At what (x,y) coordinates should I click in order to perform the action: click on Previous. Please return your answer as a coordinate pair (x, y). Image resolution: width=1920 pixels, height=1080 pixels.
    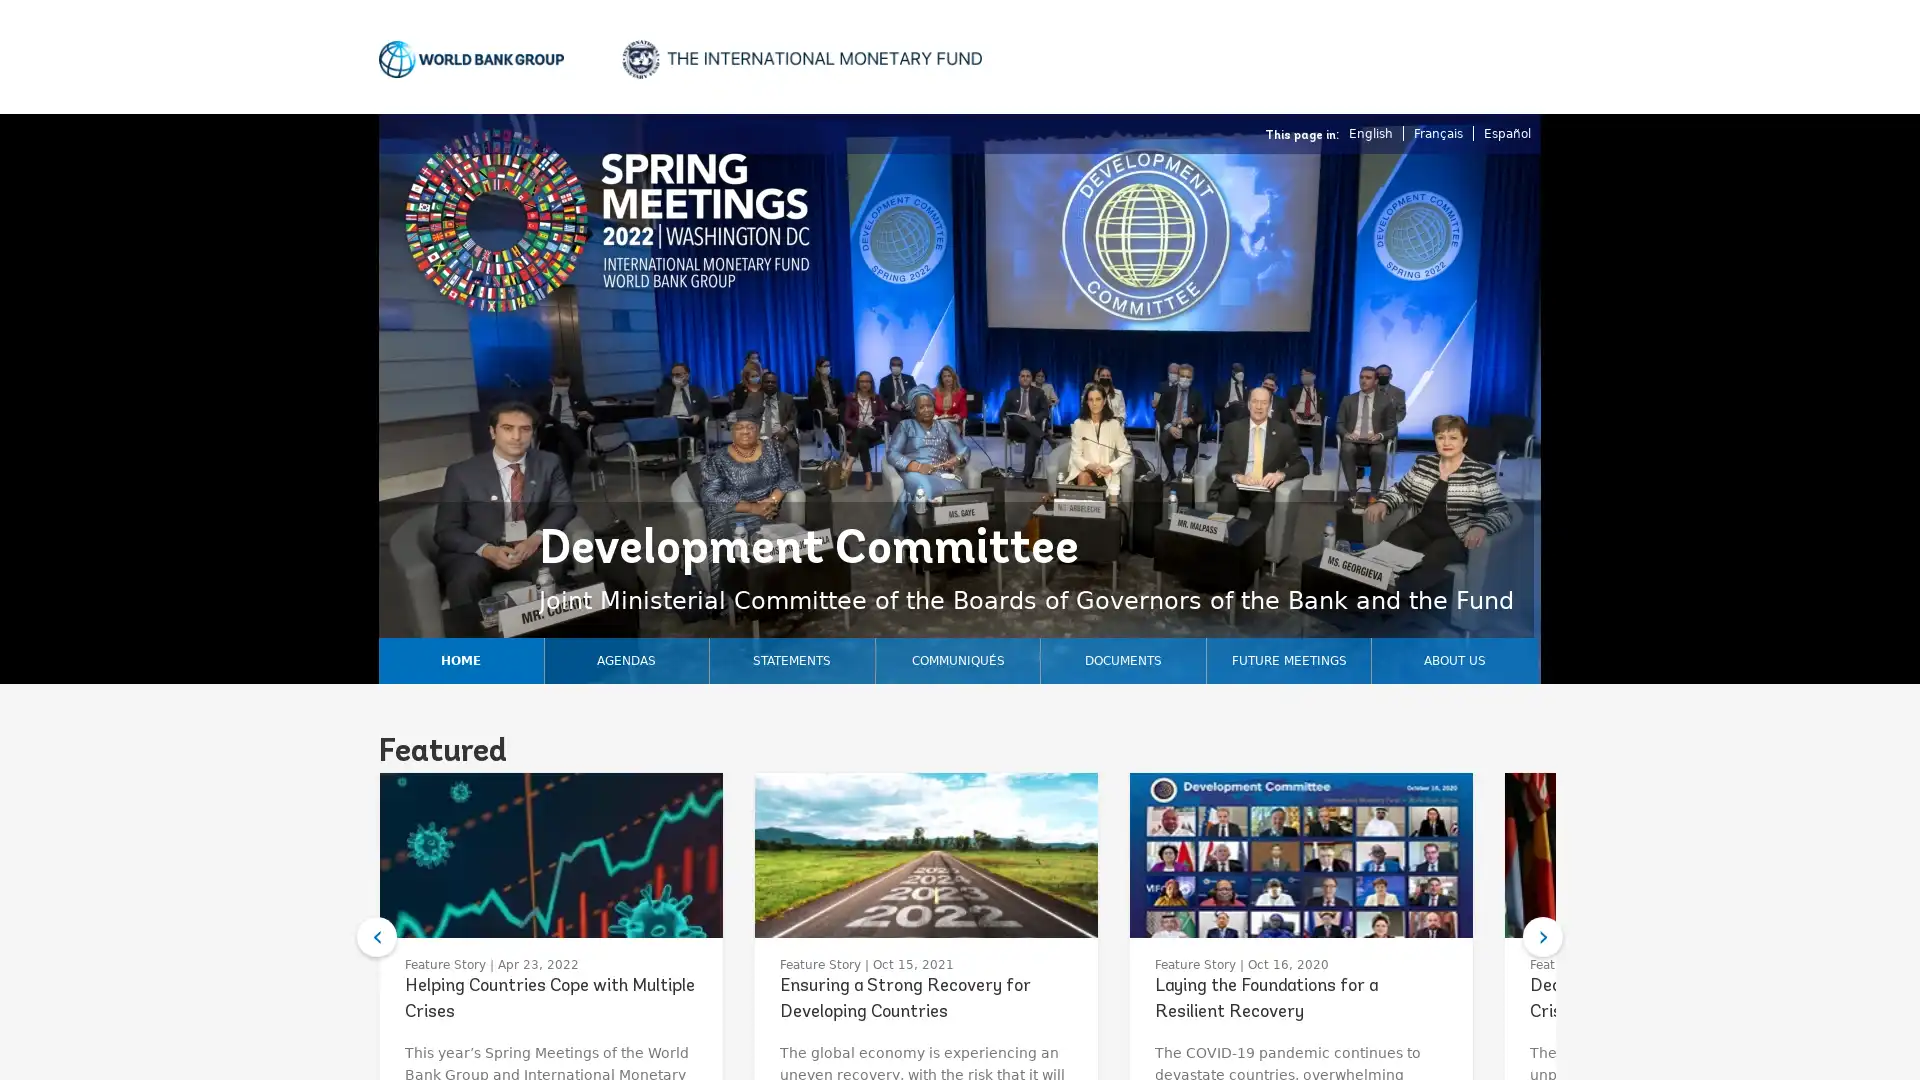
    Looking at the image, I should click on (377, 937).